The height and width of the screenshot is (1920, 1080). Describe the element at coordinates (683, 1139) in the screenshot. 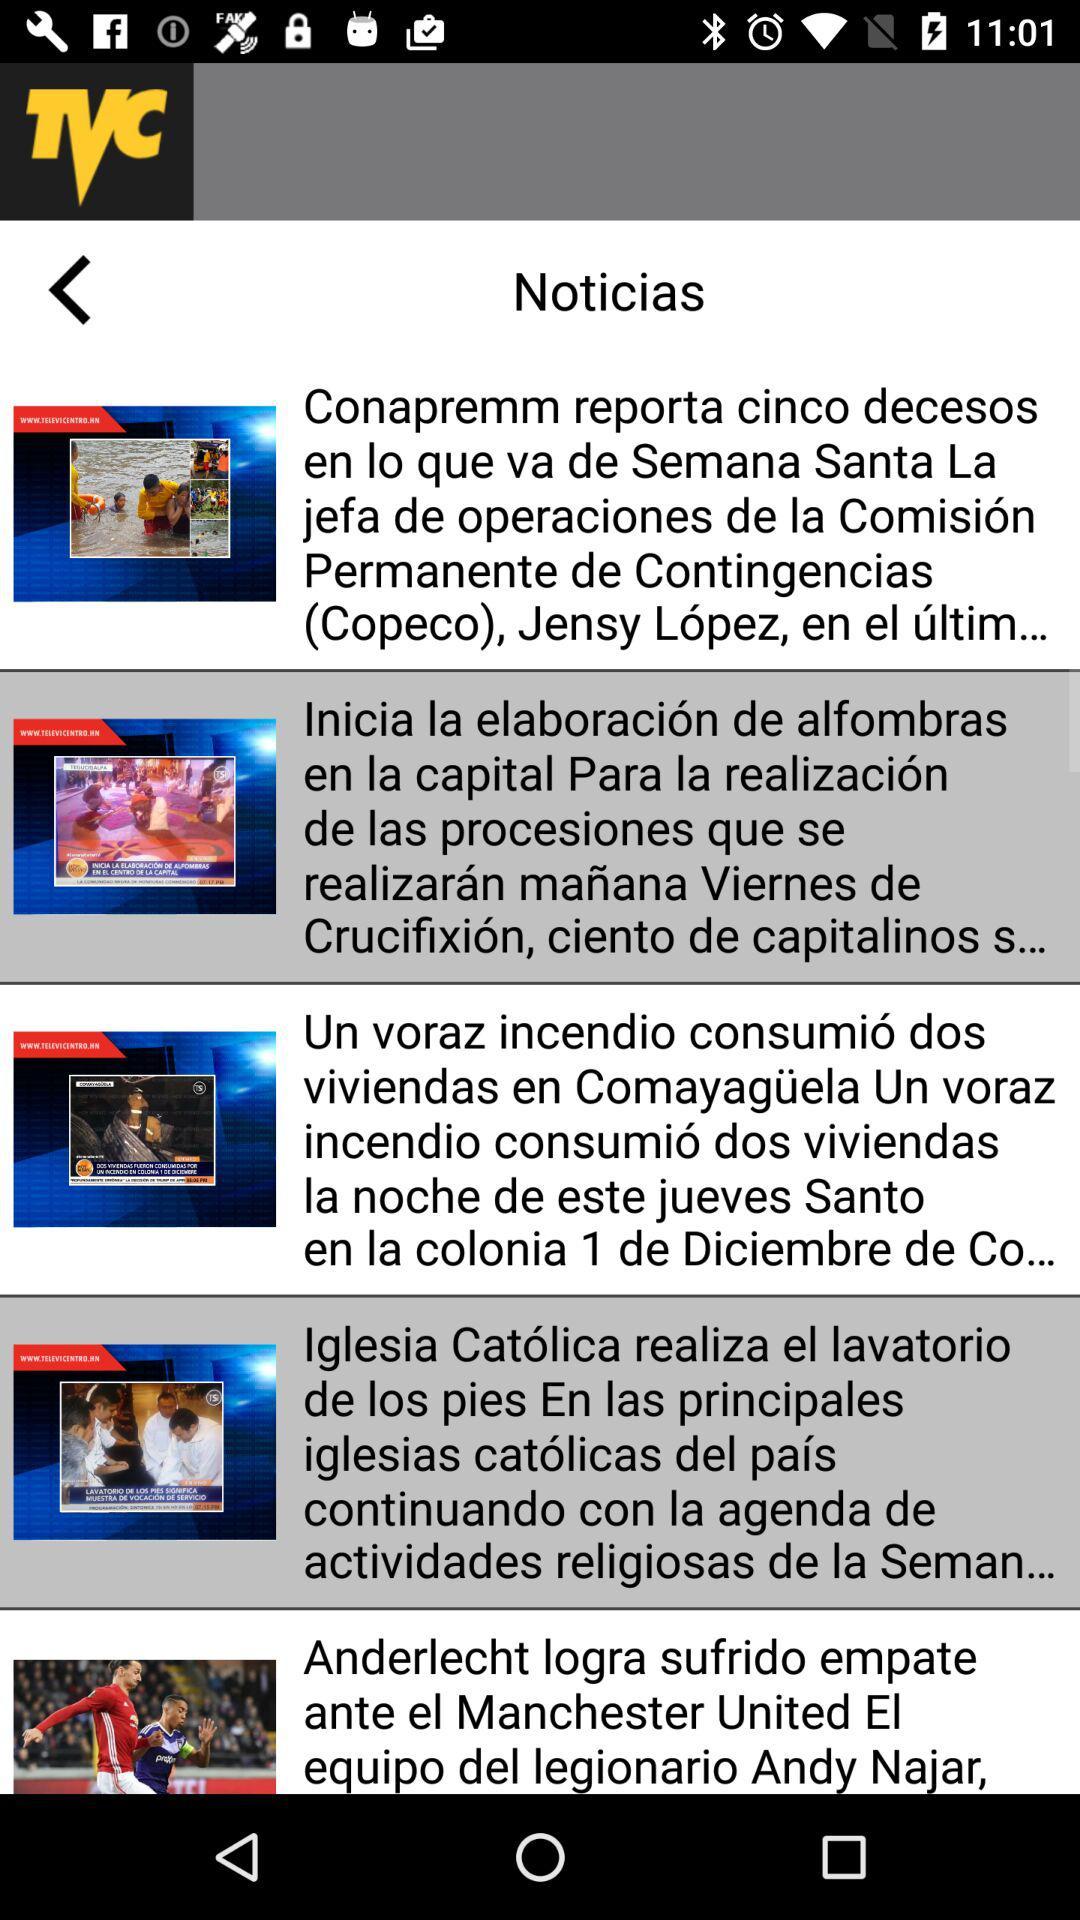

I see `the un voraz incendio app` at that location.